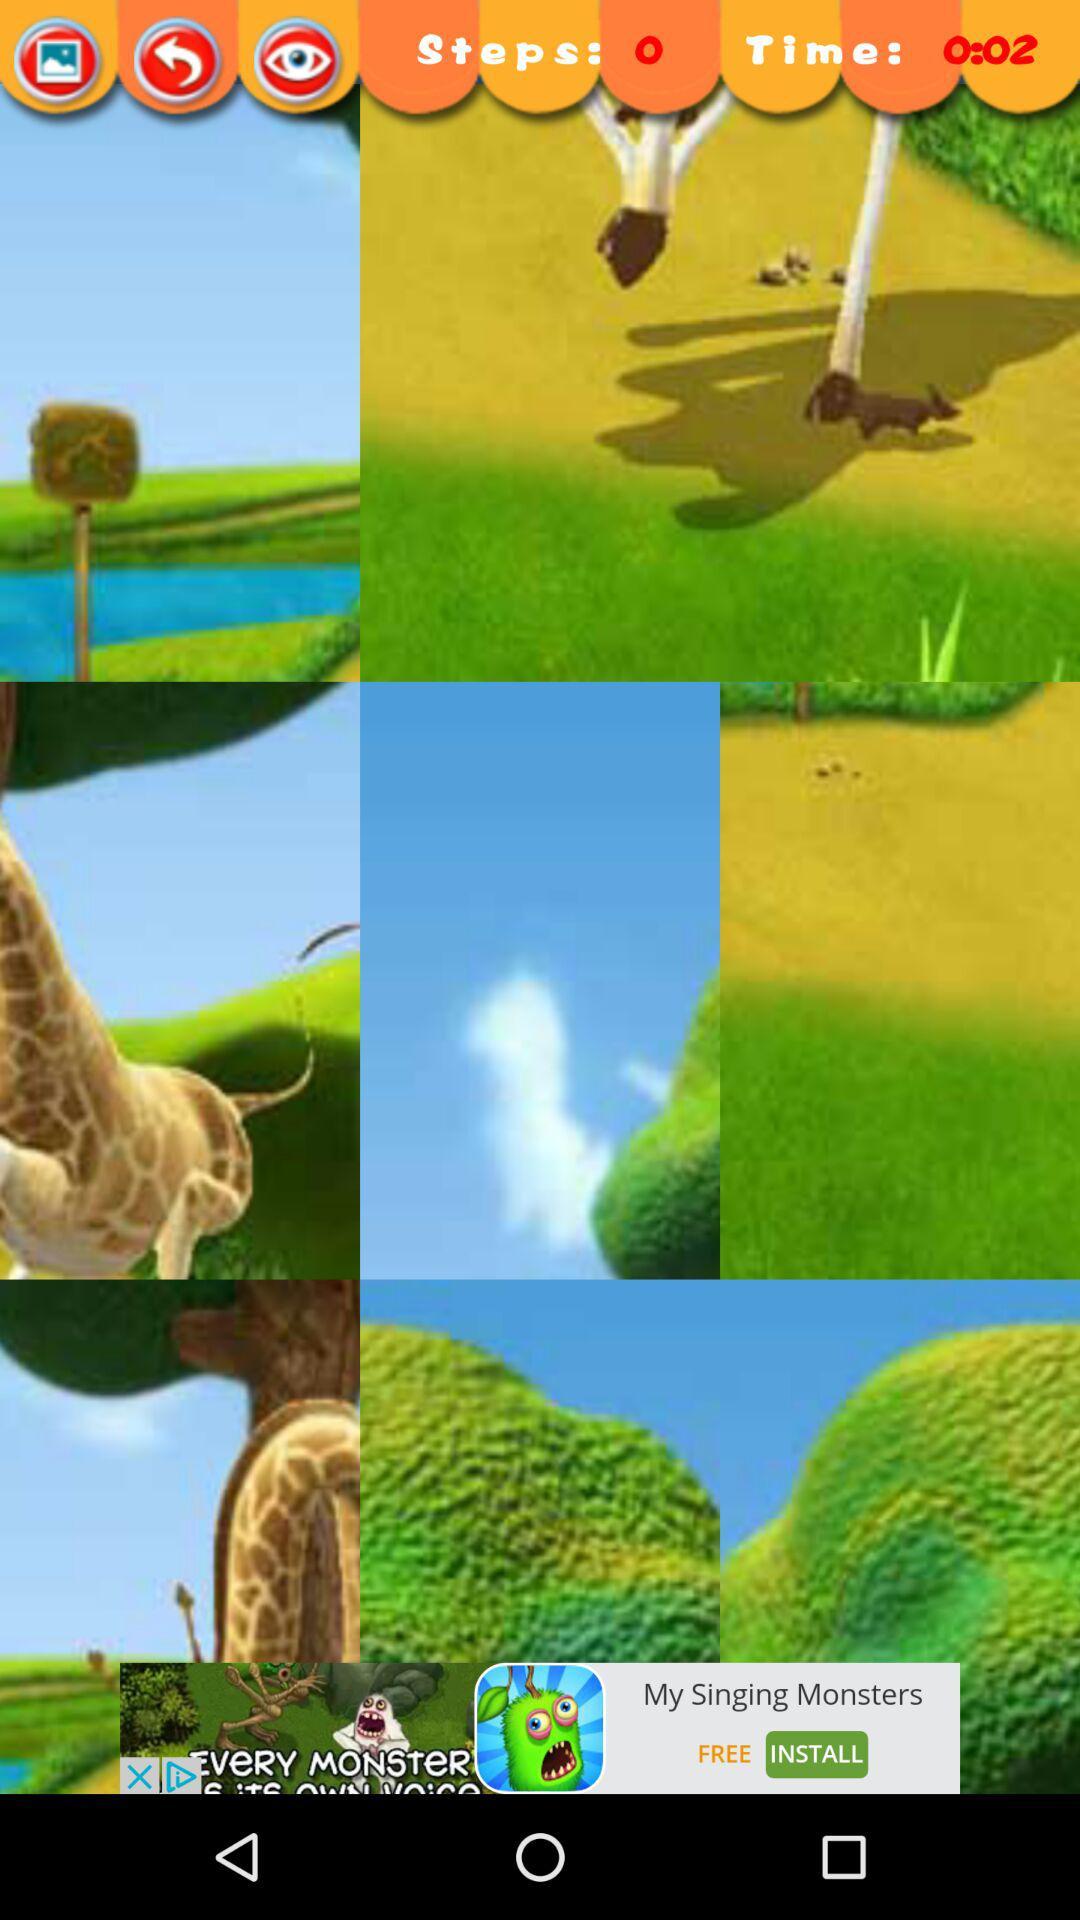 This screenshot has height=1920, width=1080. What do you see at coordinates (300, 62) in the screenshot?
I see `the visibility icon` at bounding box center [300, 62].